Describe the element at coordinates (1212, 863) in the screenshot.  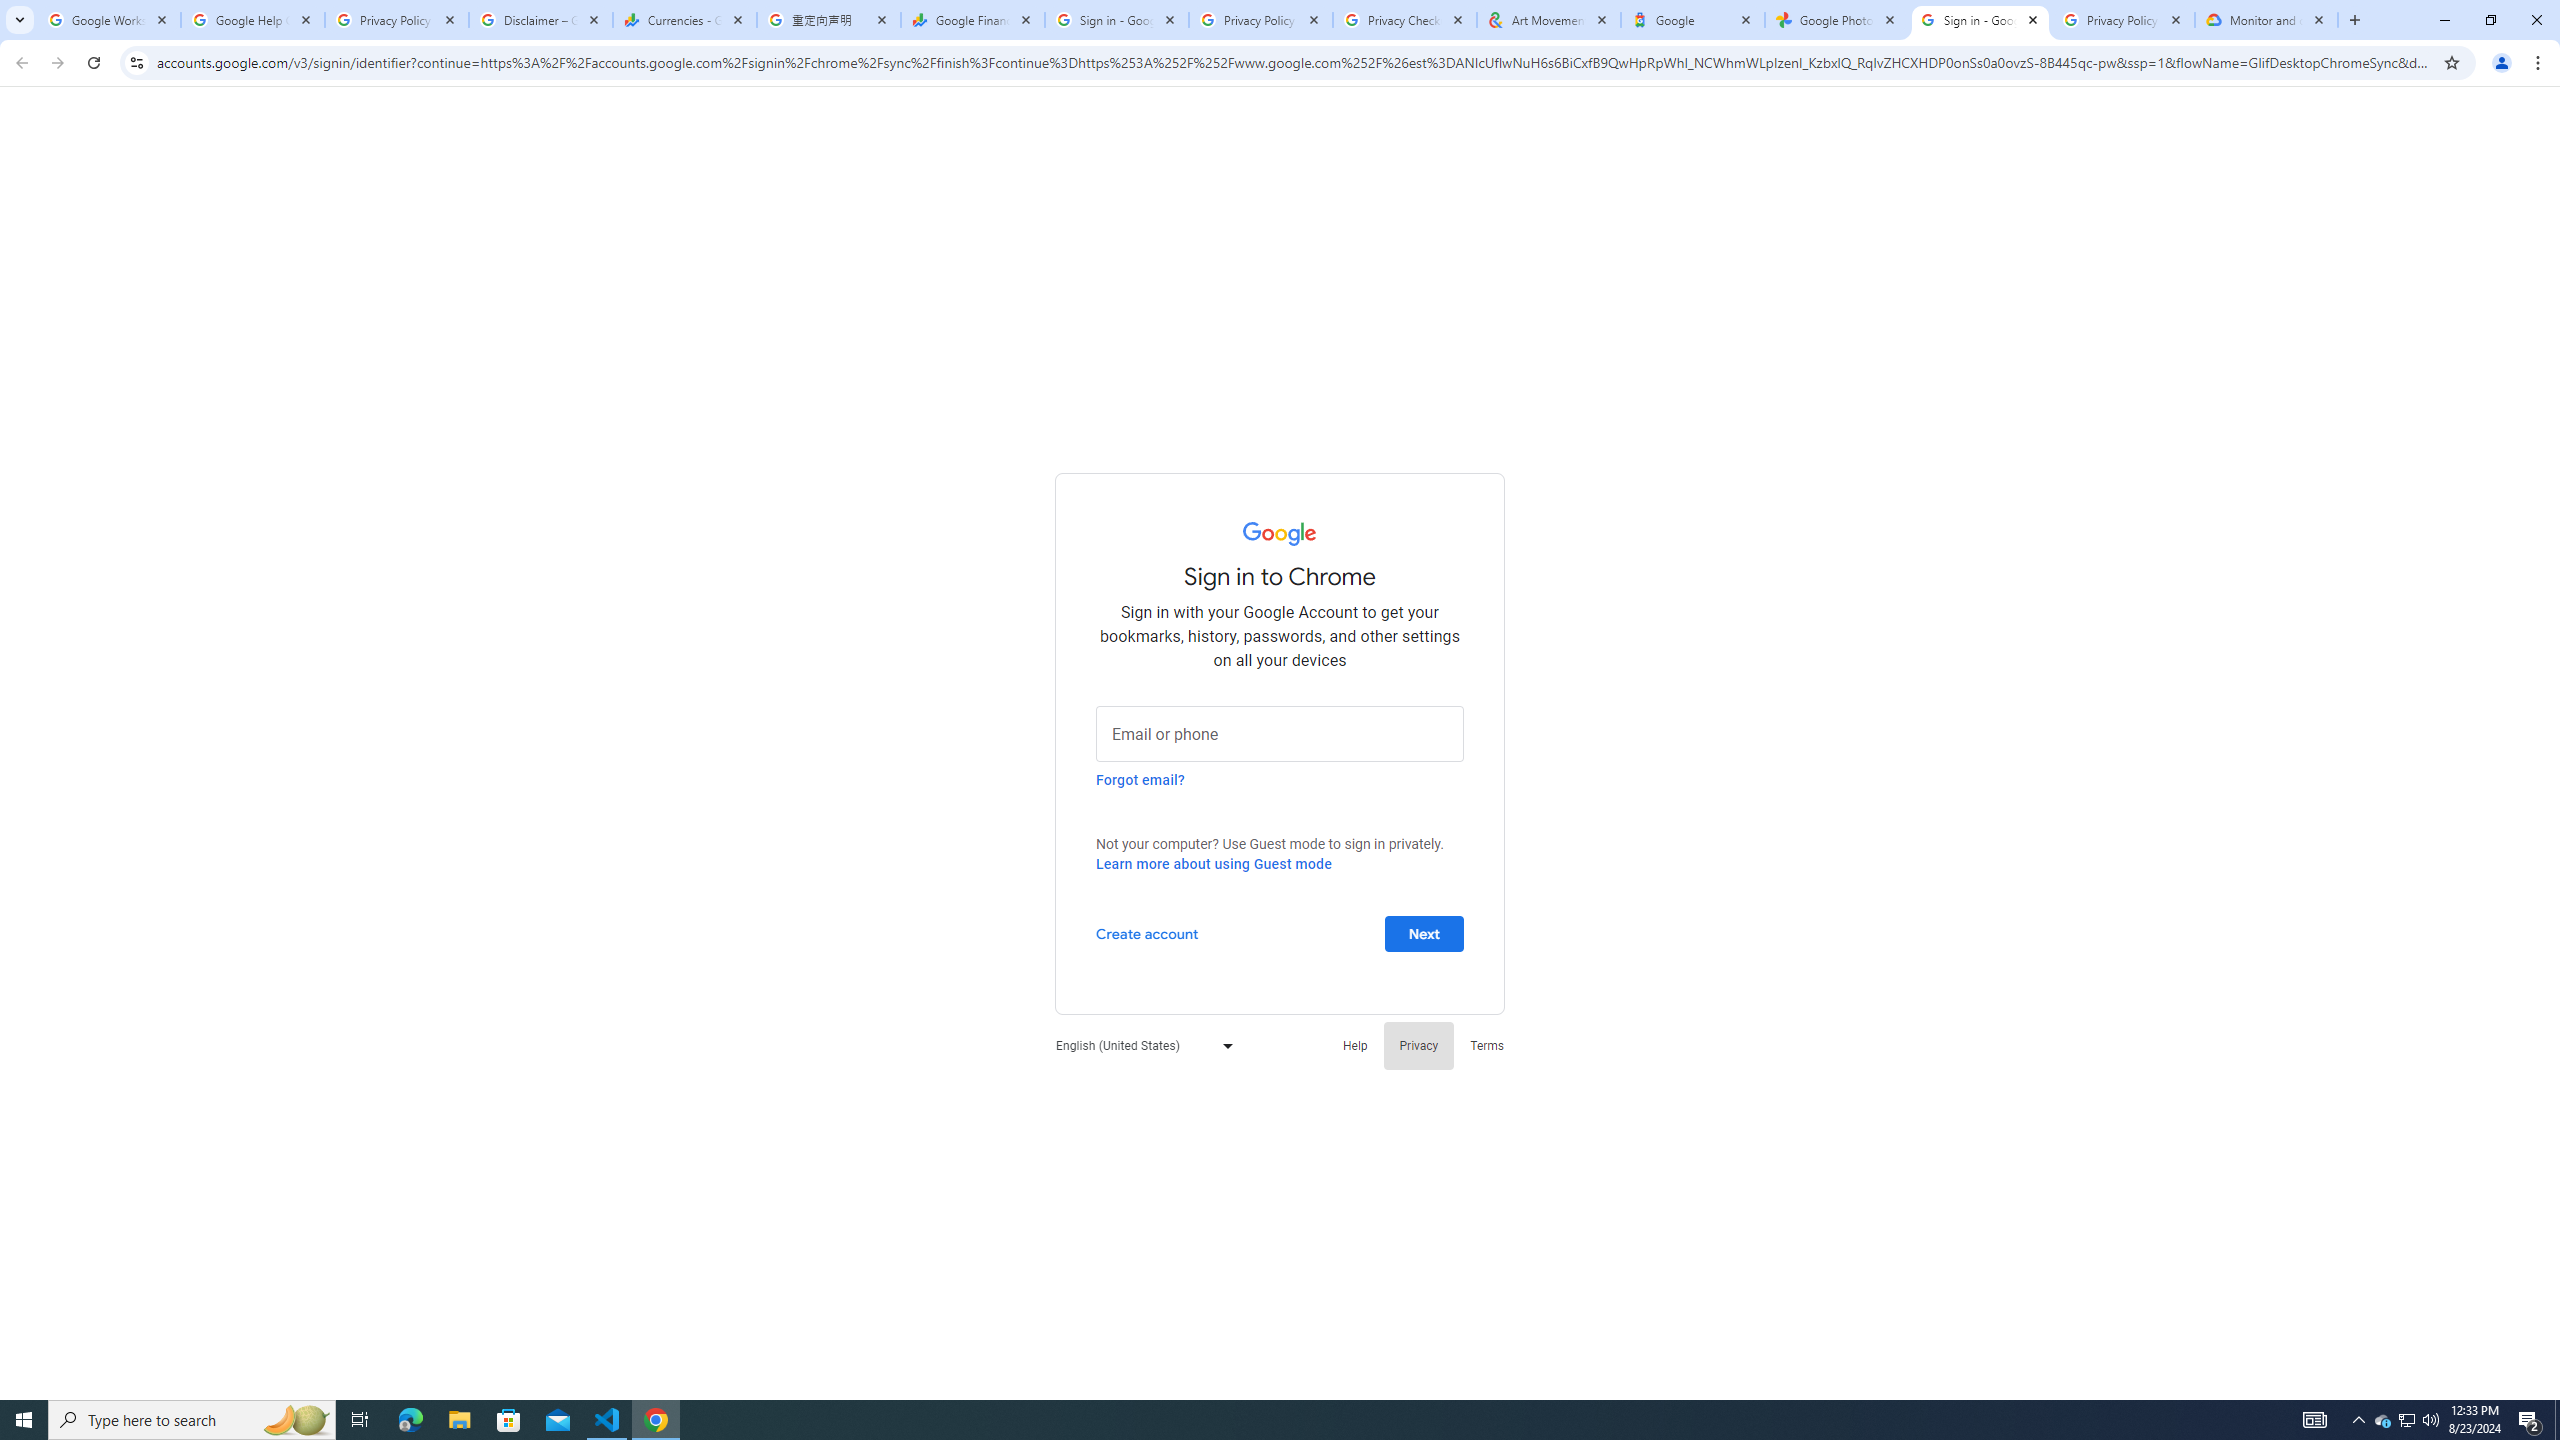
I see `'Learn more about using Guest mode'` at that location.